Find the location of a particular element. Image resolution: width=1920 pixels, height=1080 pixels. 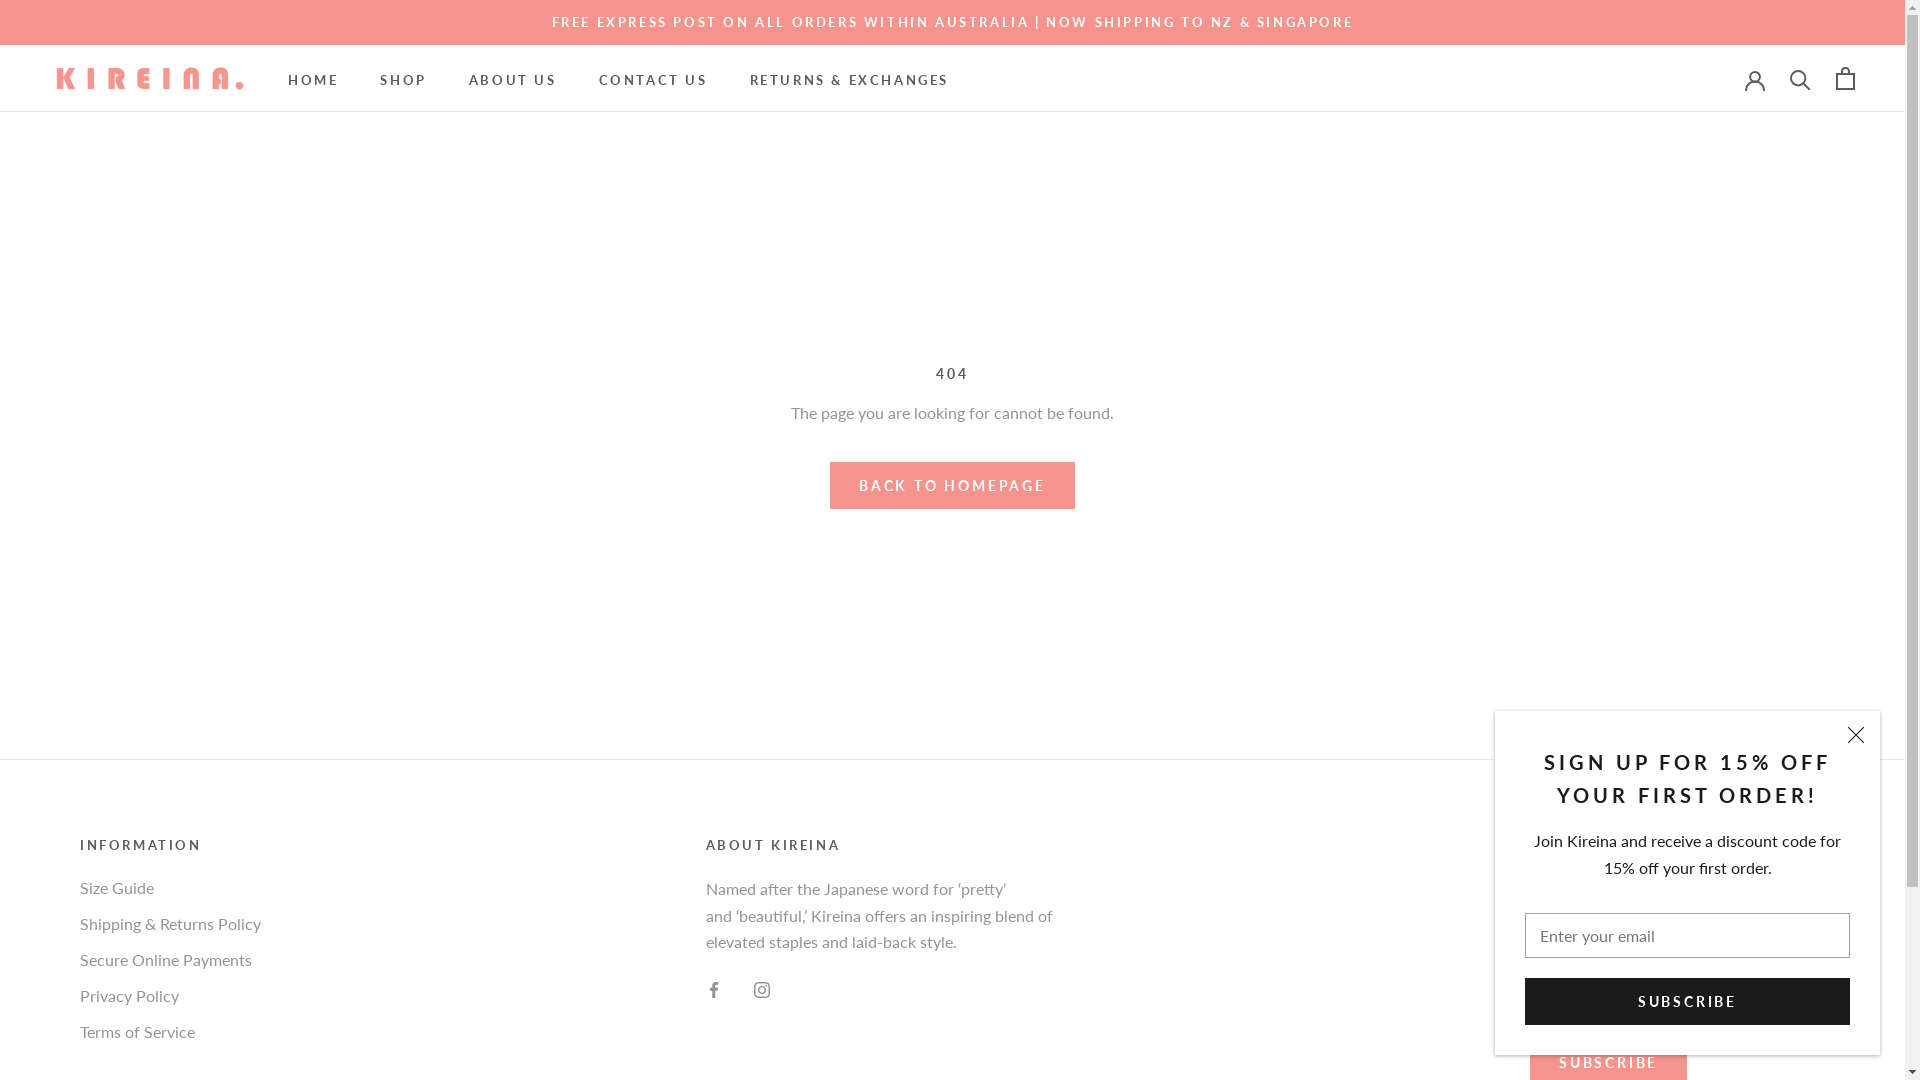

'Shipping & Returns Policy' is located at coordinates (170, 924).